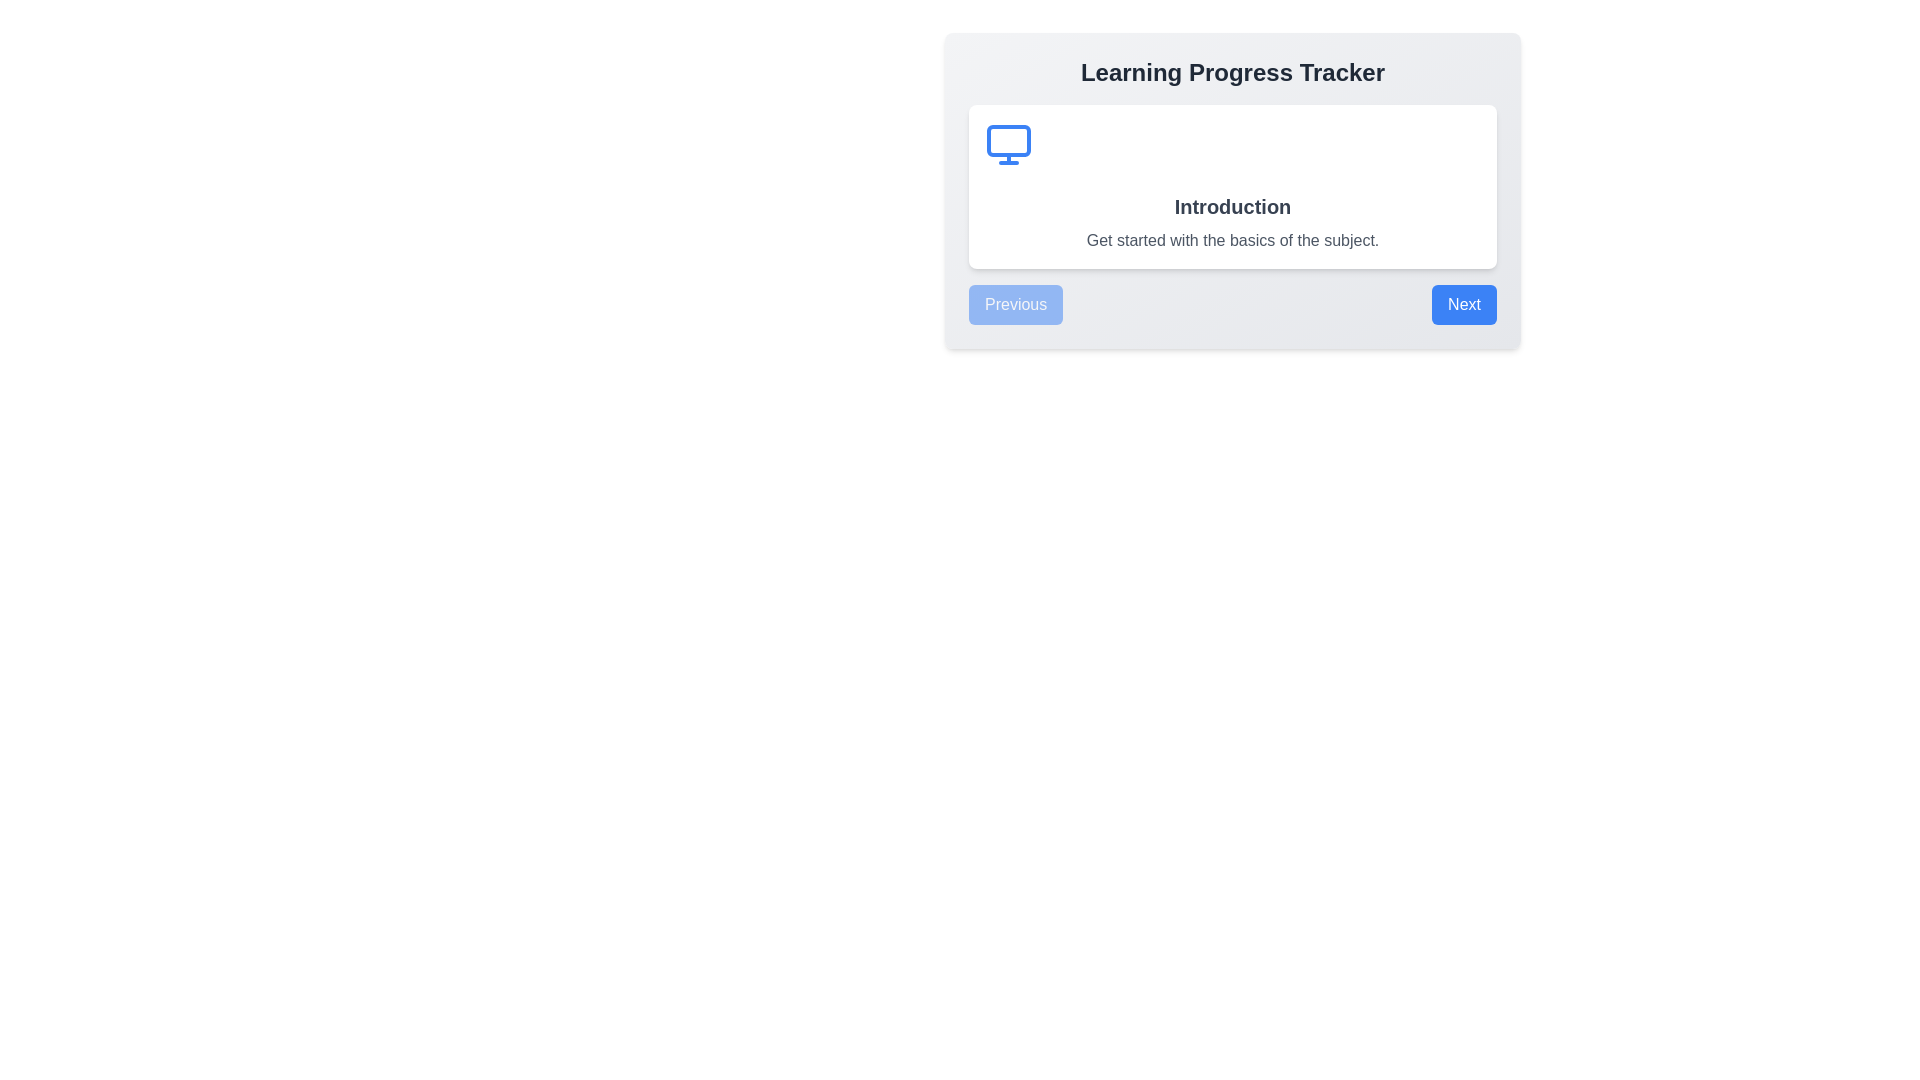  I want to click on the learning progress icon located in the top-left portion of the 'Learning Progress Tracker' card, positioned above the 'Introduction' title, so click(1008, 144).